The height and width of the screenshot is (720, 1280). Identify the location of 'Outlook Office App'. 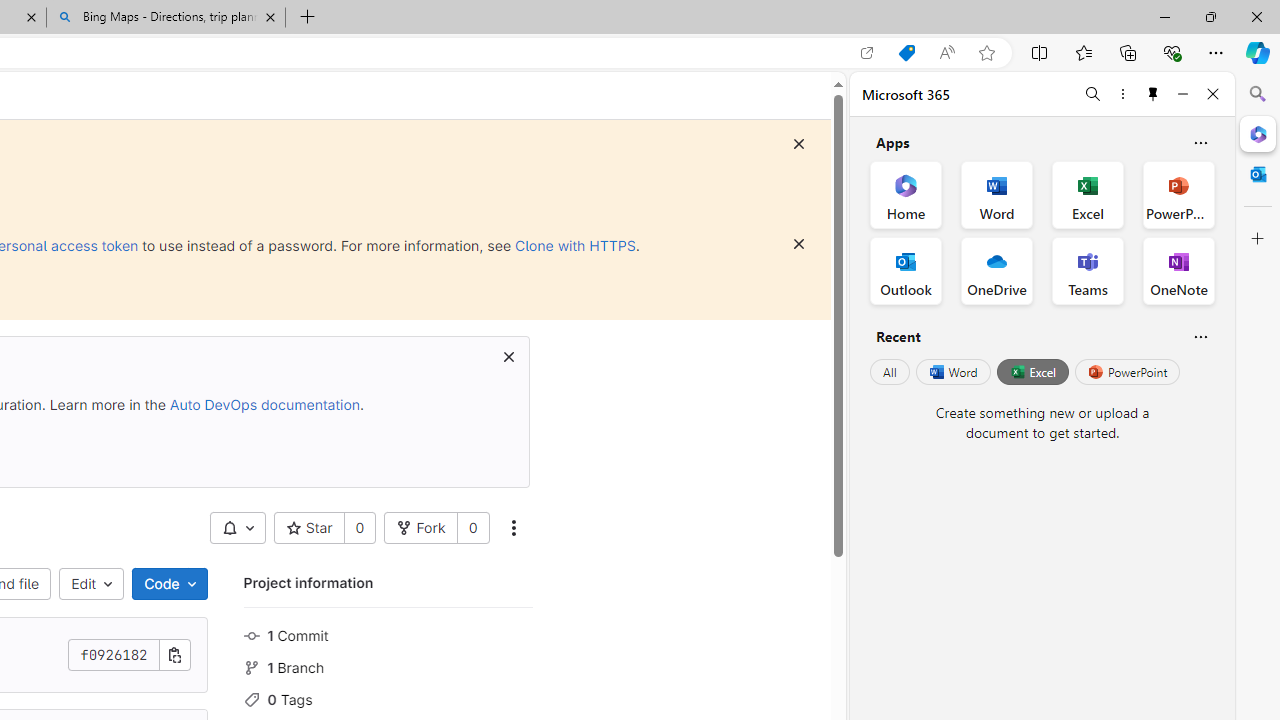
(905, 271).